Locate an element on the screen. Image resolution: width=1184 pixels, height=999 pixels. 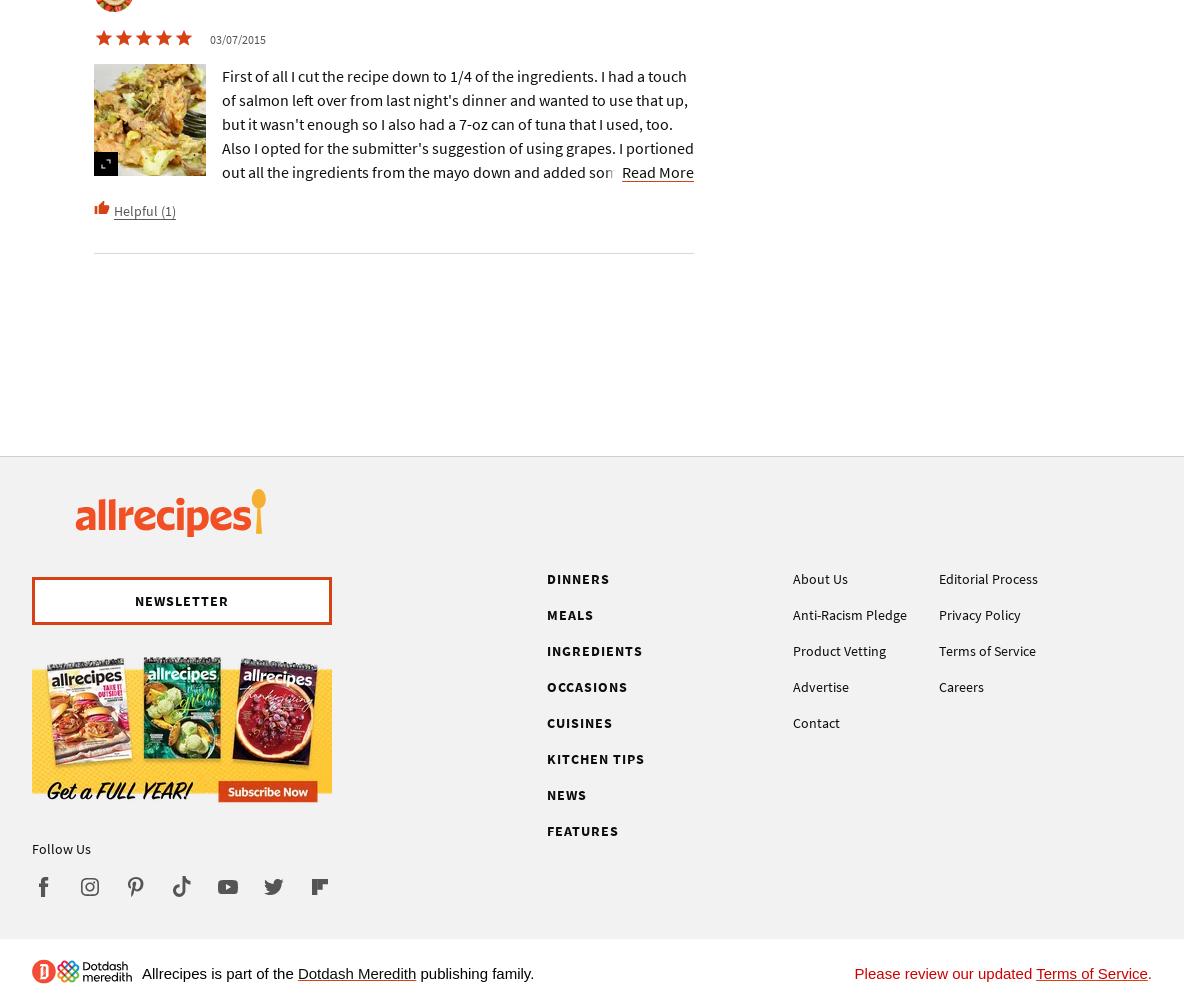
'publishing family.' is located at coordinates (416, 972).